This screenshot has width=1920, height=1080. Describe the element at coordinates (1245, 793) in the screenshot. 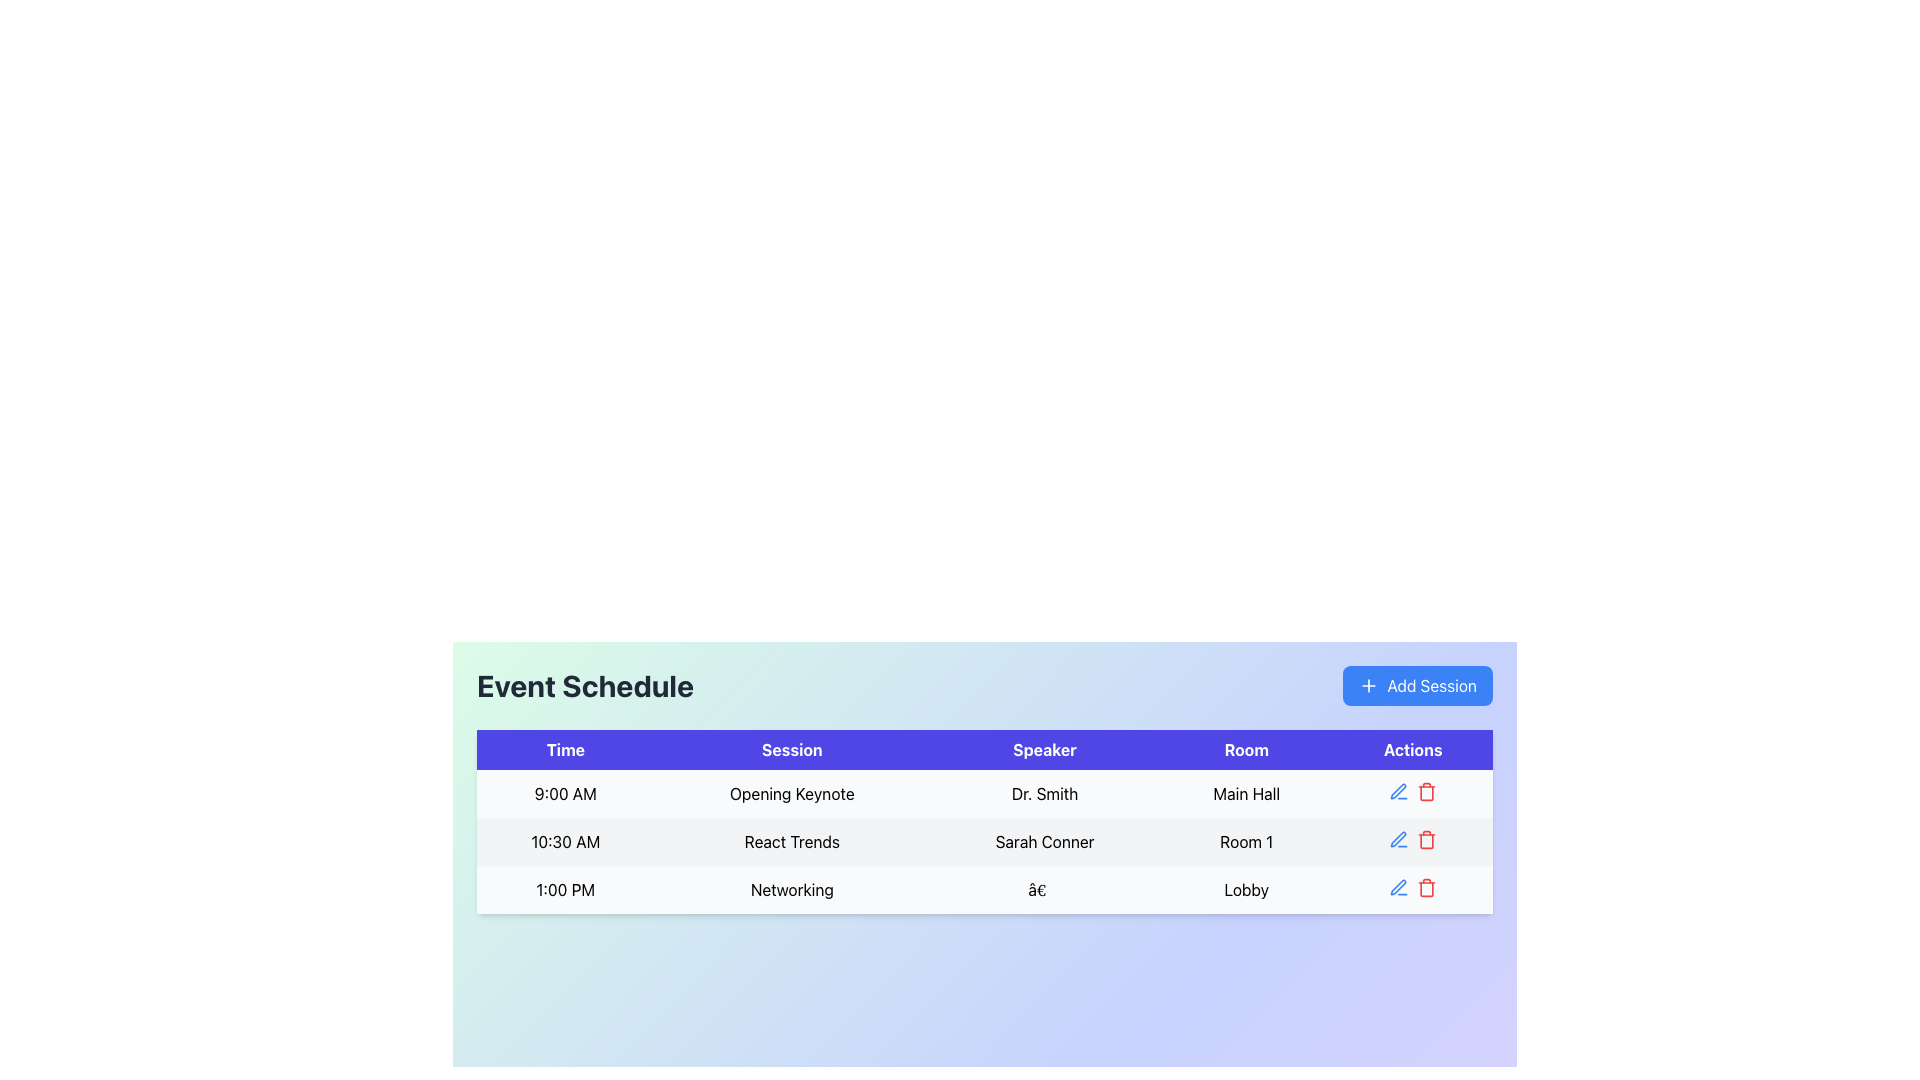

I see `the 'Main Hall' text label located in the fourth column of the first row in the table layout` at that location.